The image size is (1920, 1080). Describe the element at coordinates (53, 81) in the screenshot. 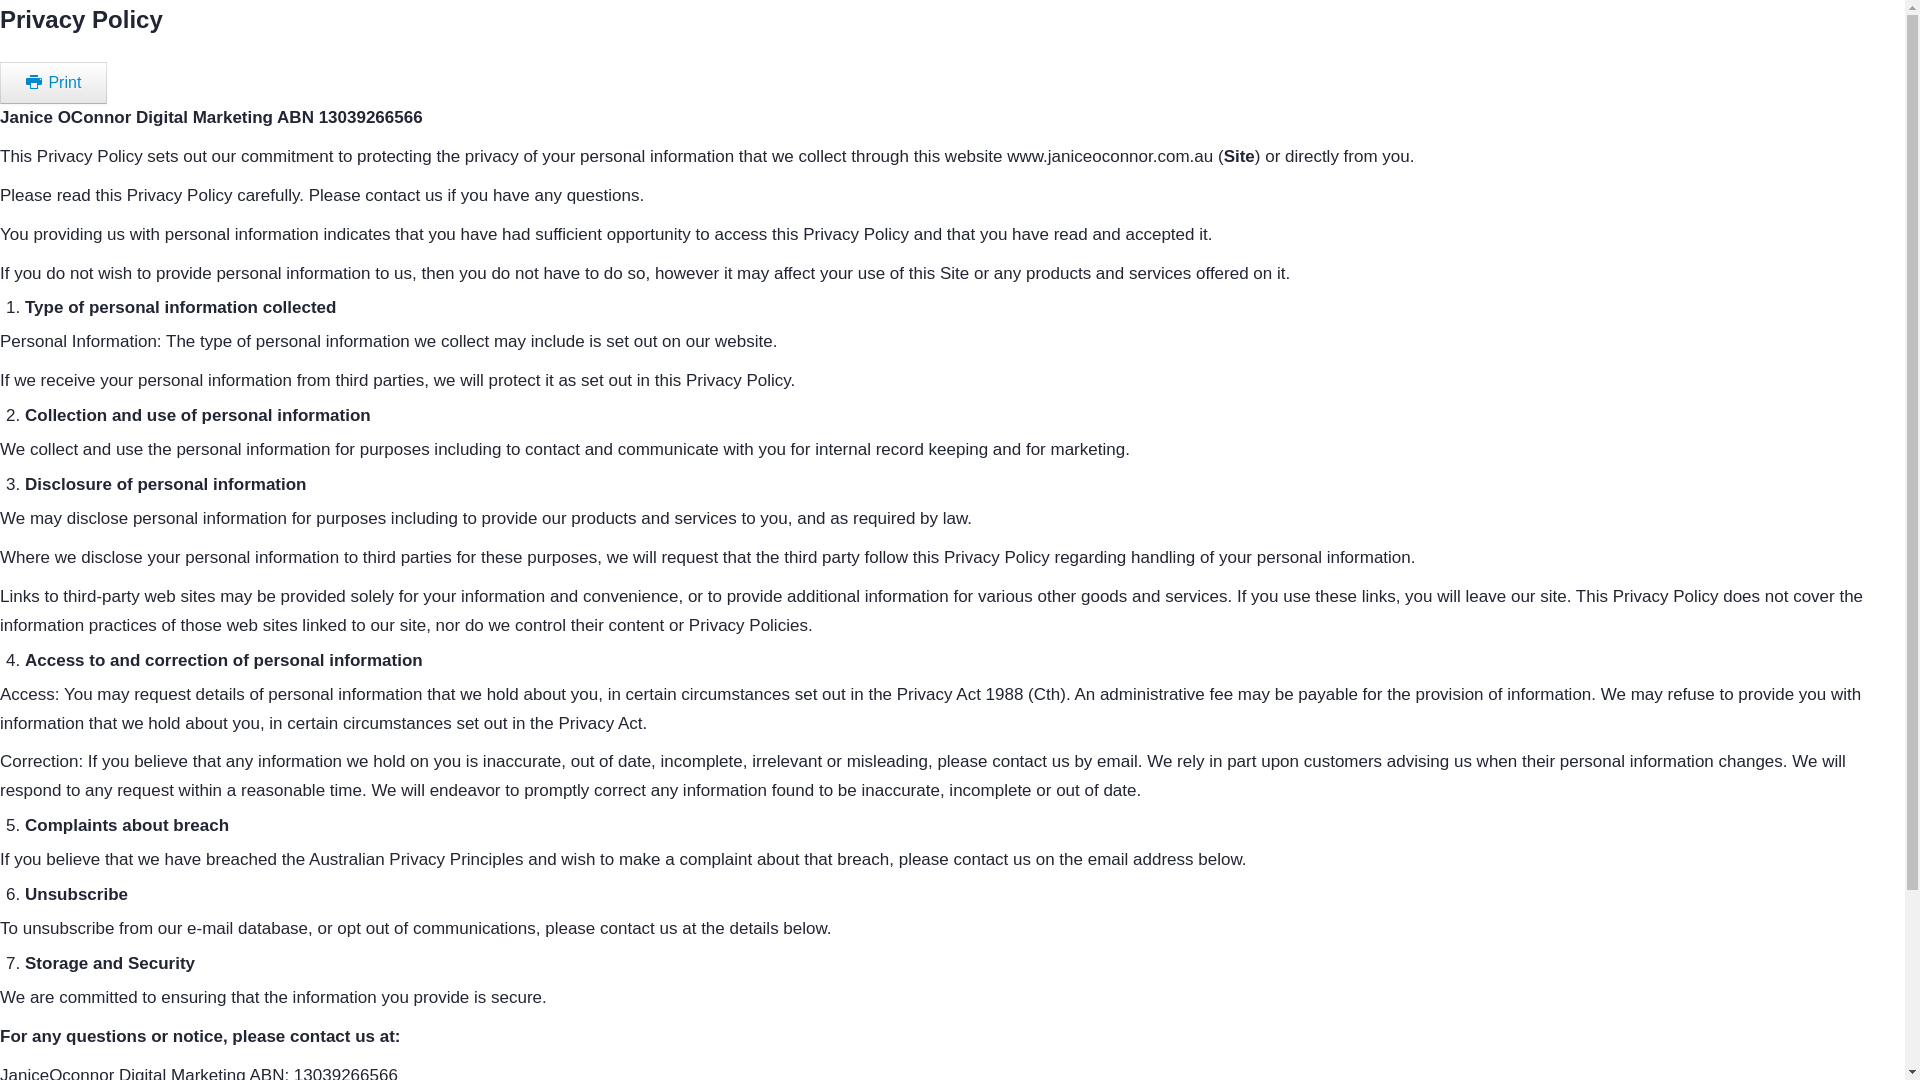

I see `'Print'` at that location.